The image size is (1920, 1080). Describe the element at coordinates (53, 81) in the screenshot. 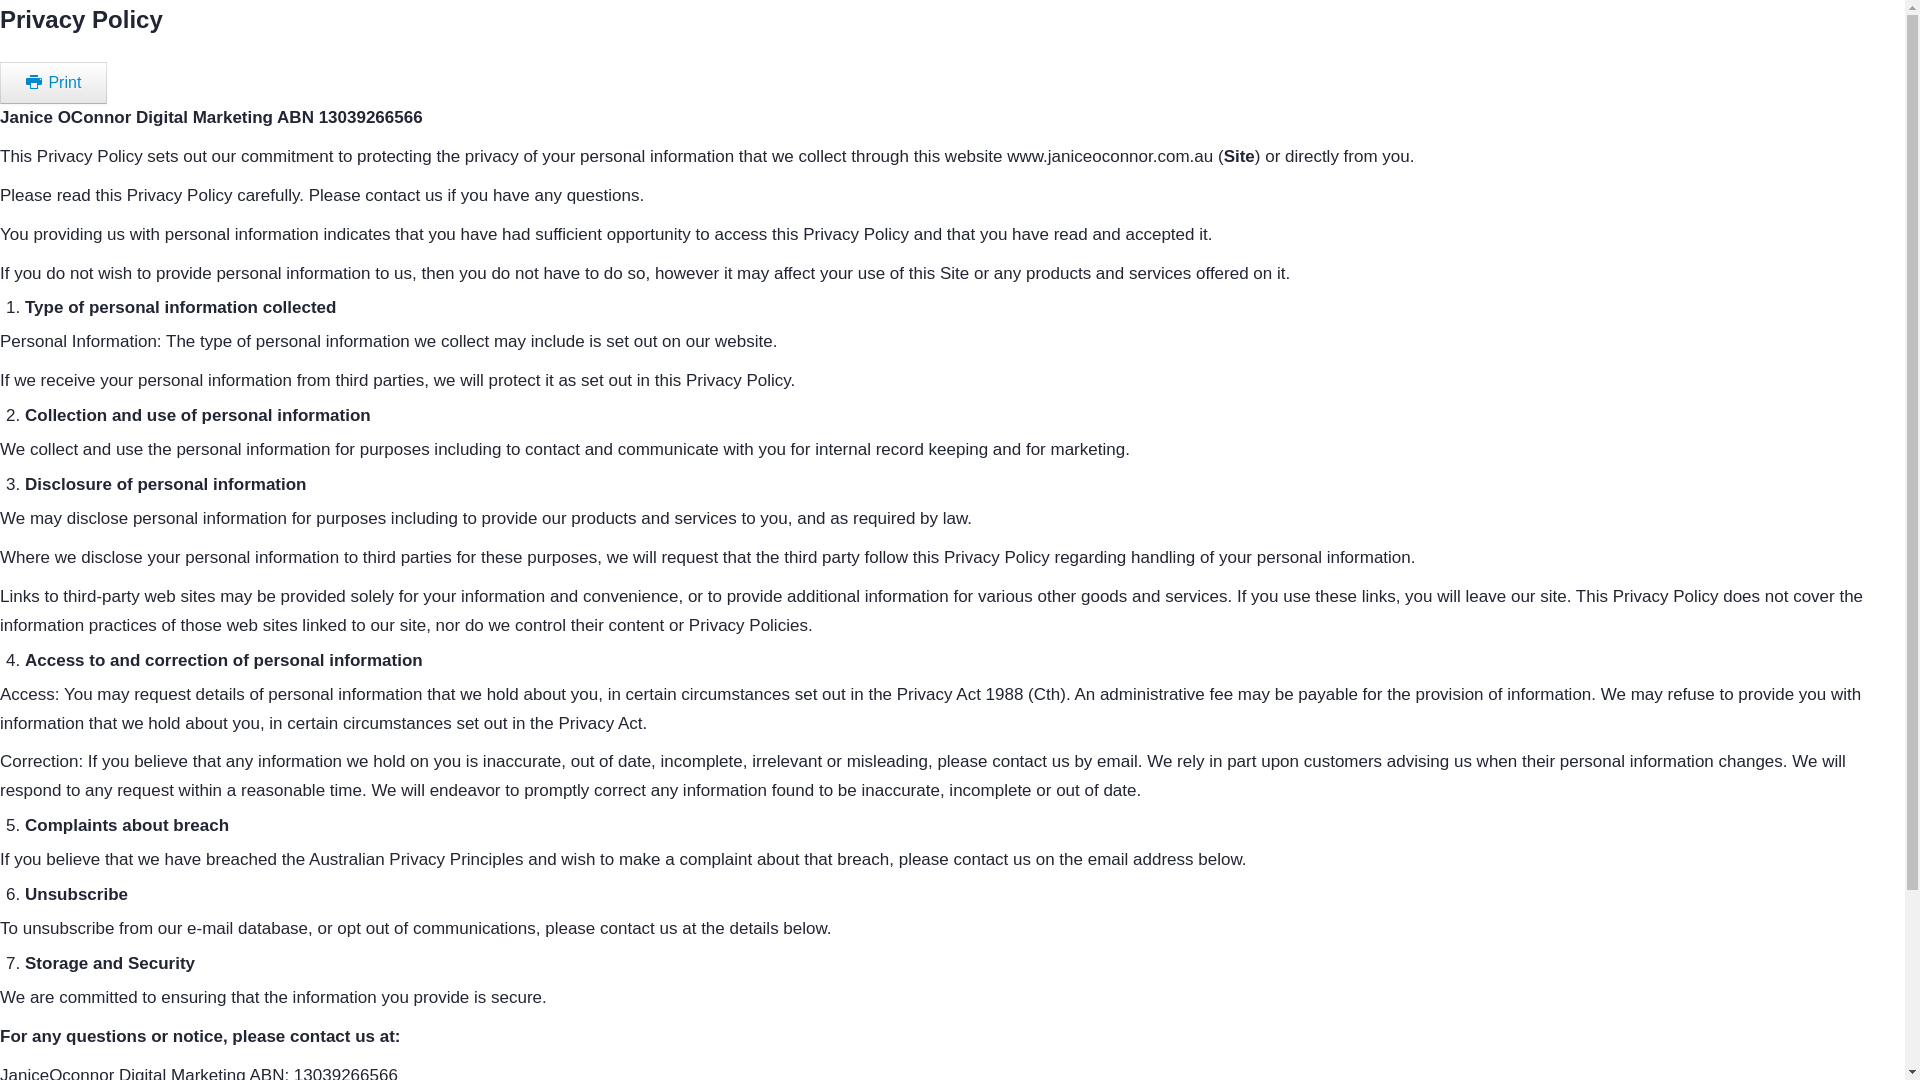

I see `'Print'` at that location.